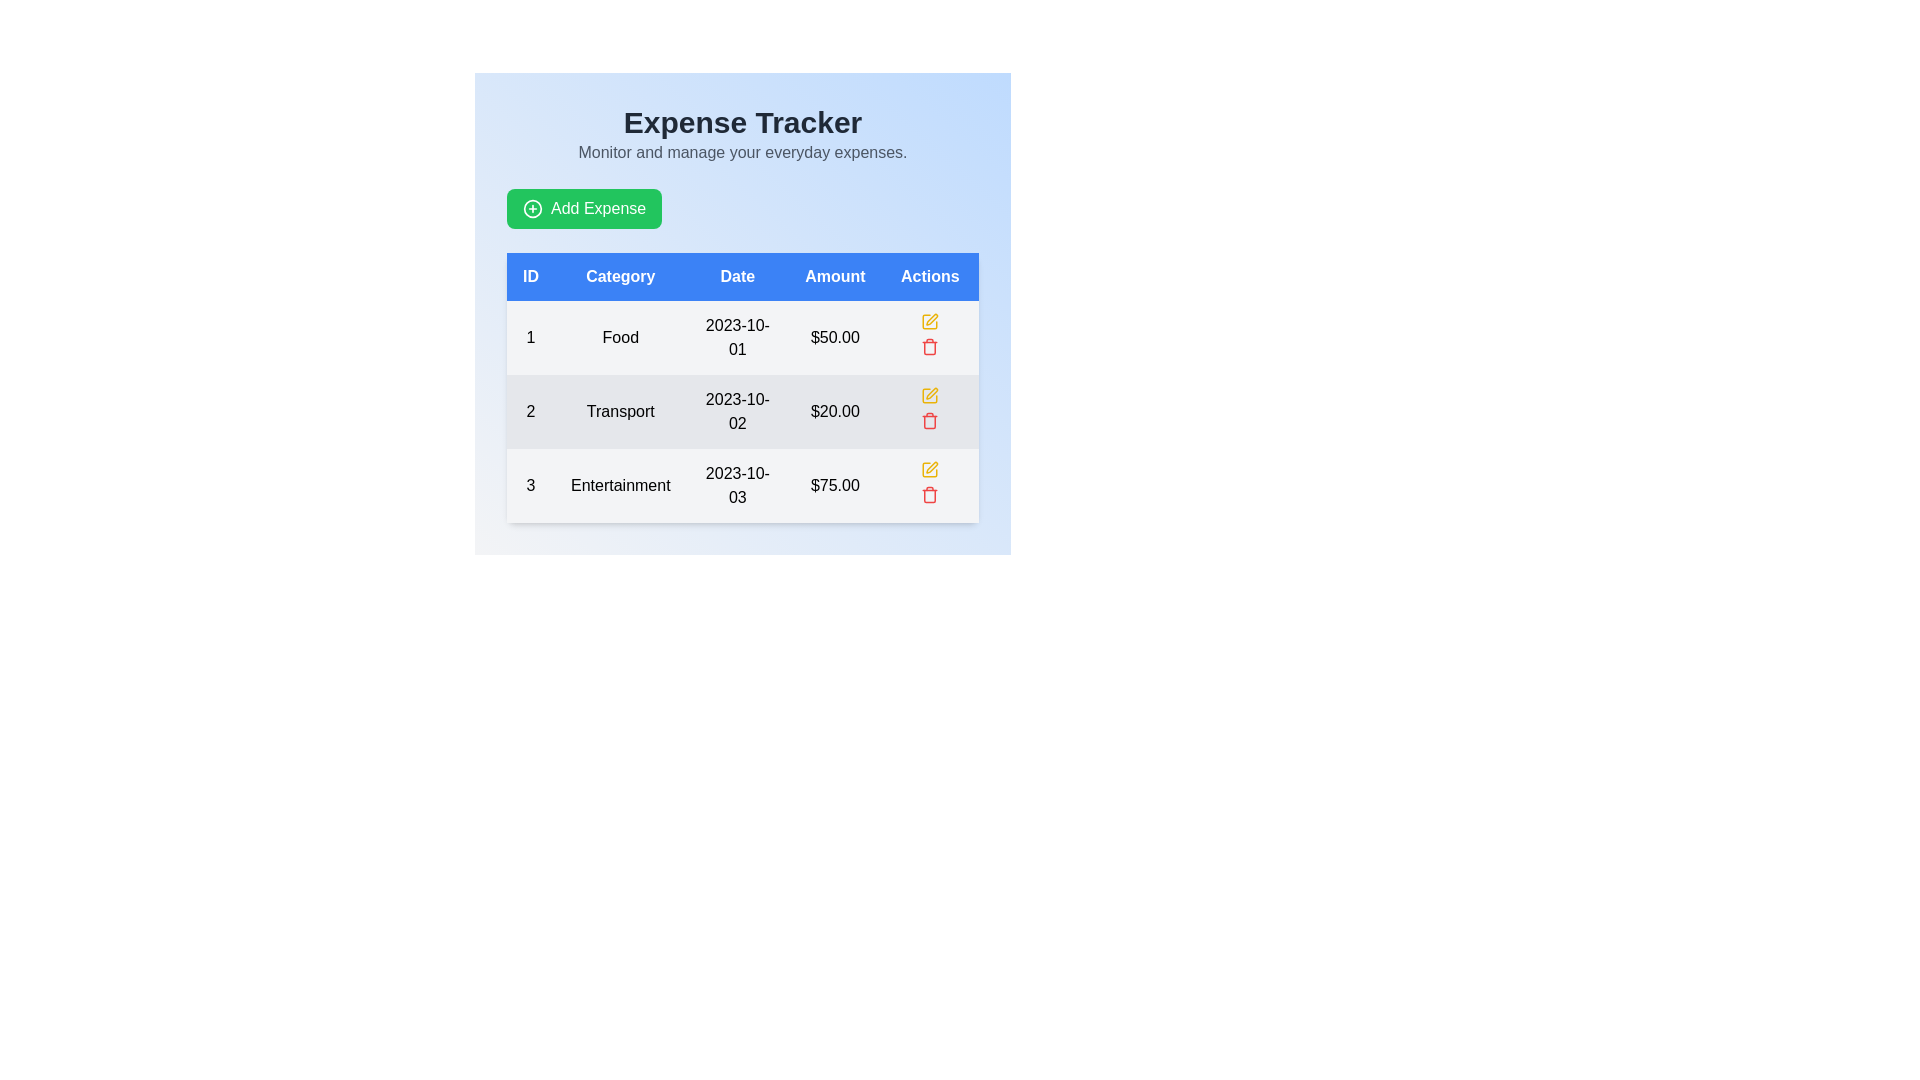  What do you see at coordinates (531, 486) in the screenshot?
I see `the text label displaying the number '3' in the Expense Tracker table, which is located in the first column of the third row` at bounding box center [531, 486].